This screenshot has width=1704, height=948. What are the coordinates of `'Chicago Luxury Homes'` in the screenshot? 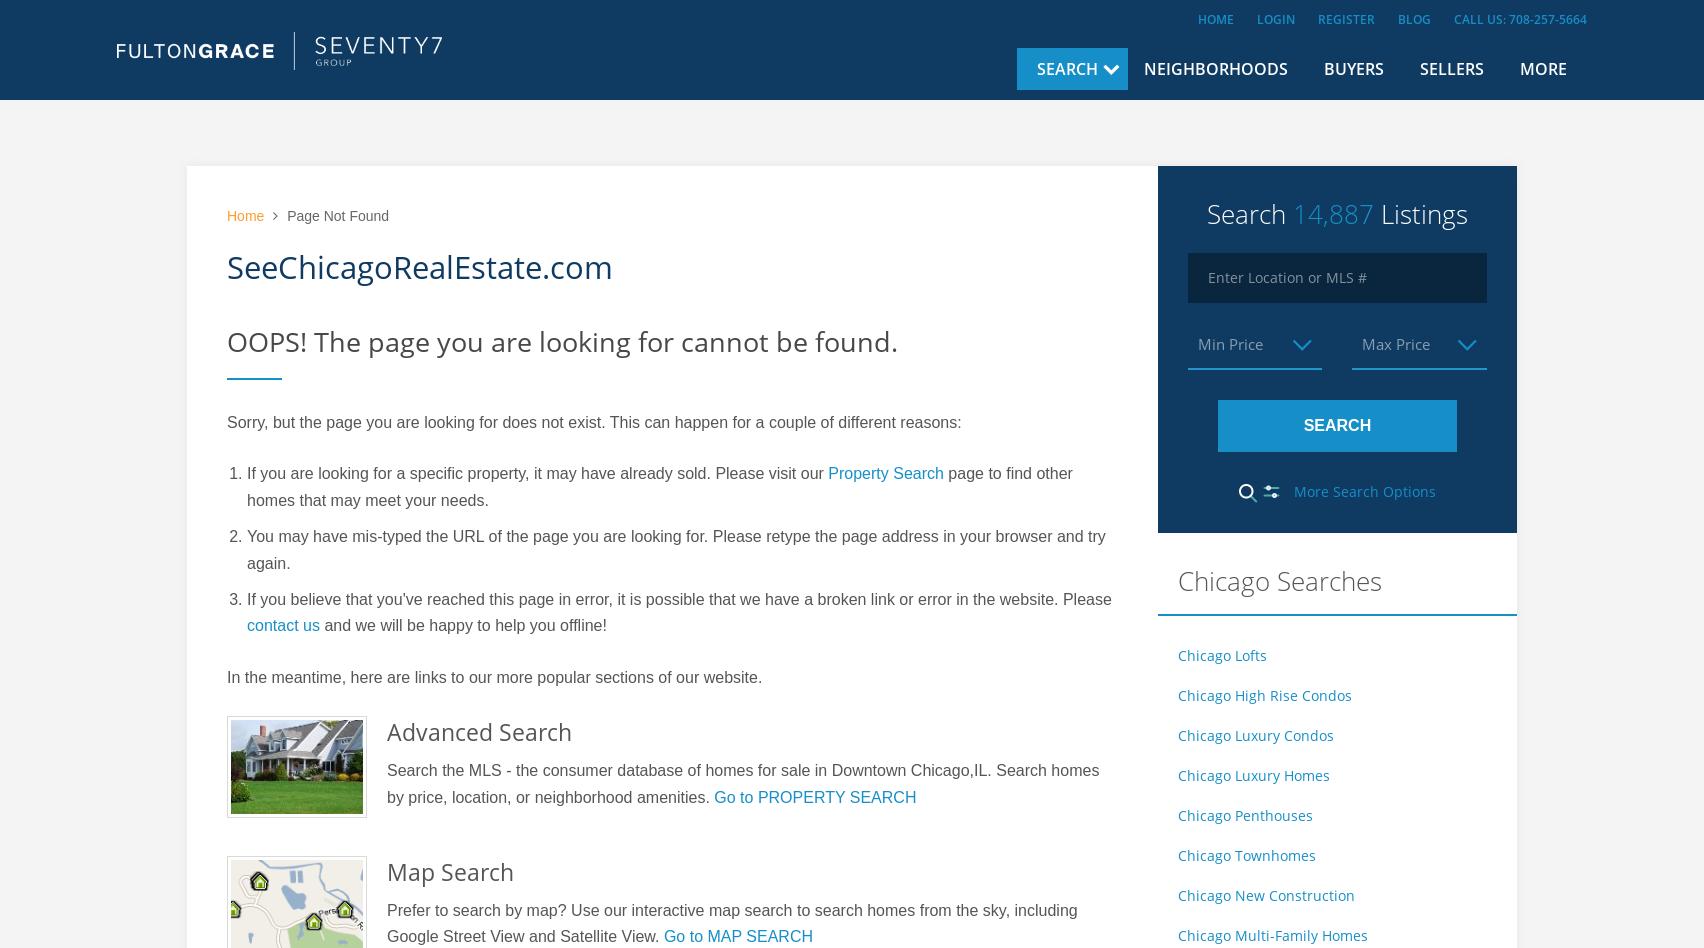 It's located at (1251, 775).